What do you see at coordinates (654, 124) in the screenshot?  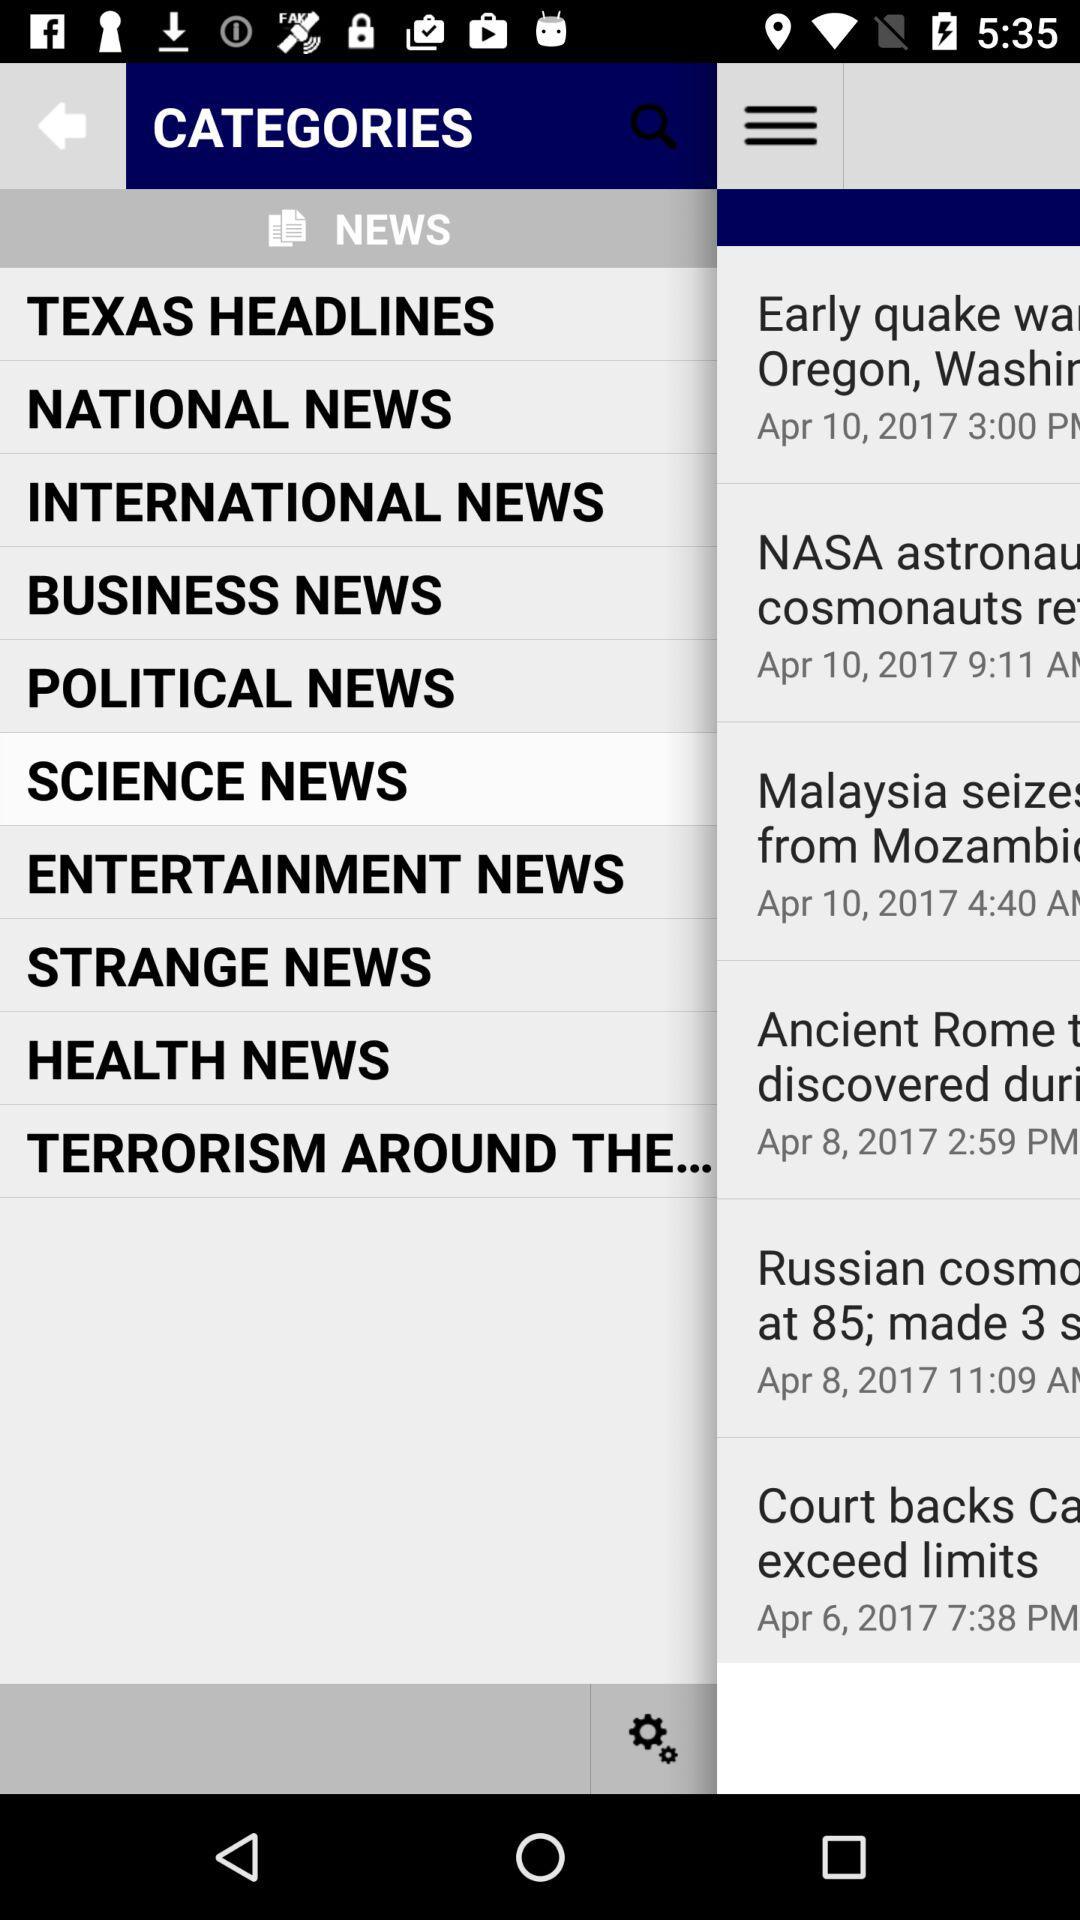 I see `search for categories` at bounding box center [654, 124].